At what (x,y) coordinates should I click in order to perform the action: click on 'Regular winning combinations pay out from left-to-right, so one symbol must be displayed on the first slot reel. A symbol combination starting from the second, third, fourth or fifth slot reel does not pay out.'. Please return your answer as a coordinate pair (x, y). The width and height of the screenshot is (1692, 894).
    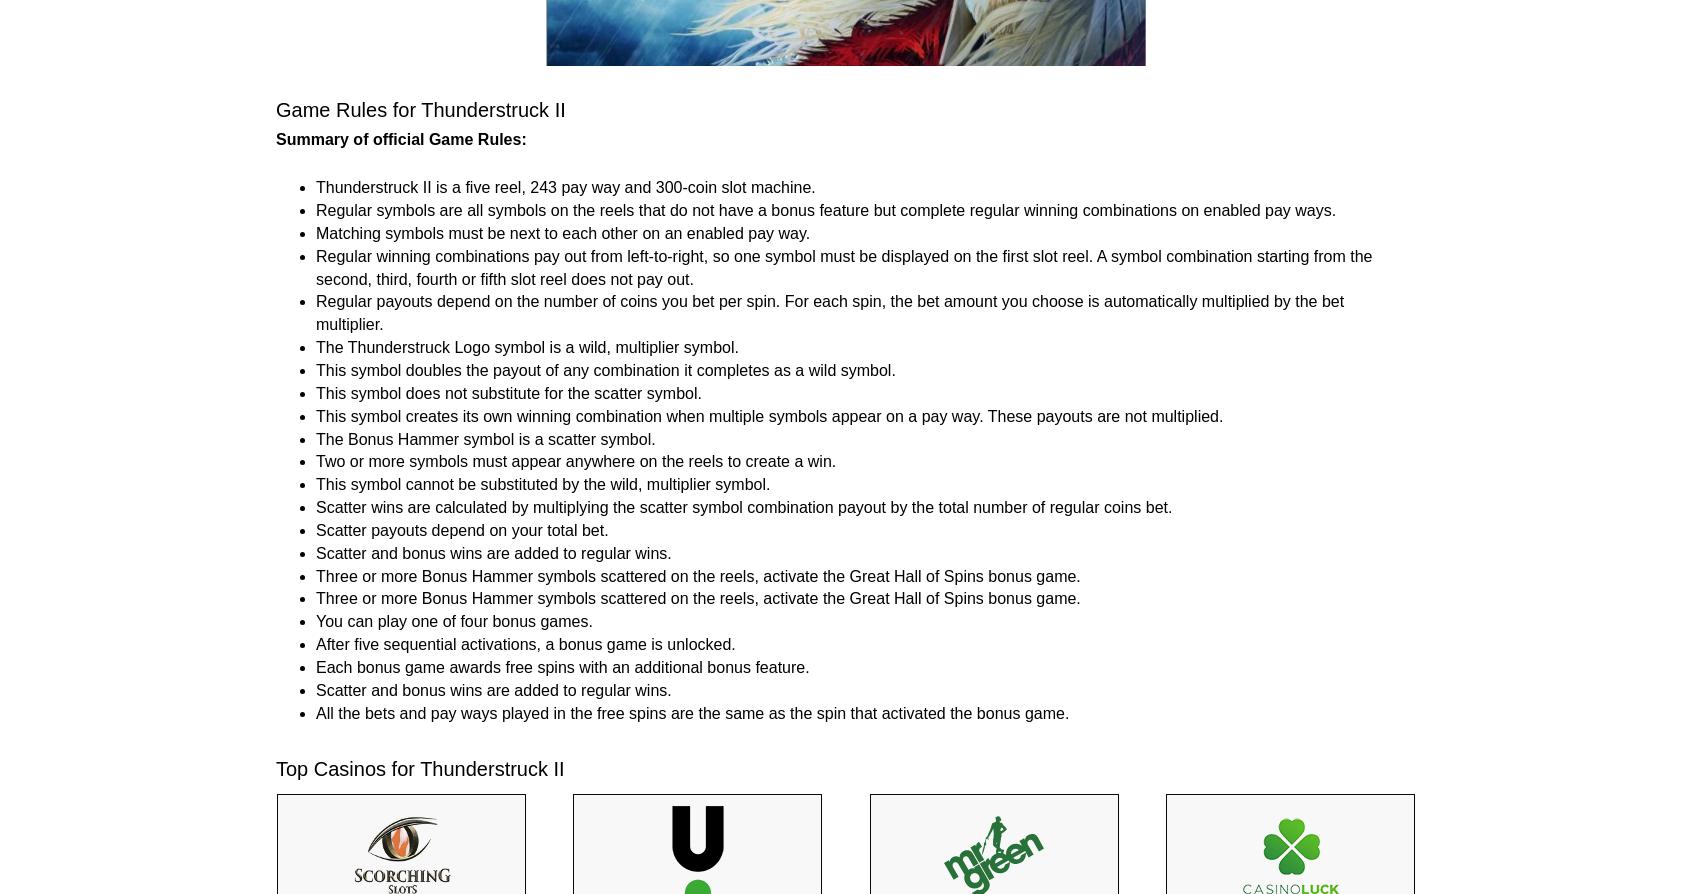
    Looking at the image, I should click on (843, 266).